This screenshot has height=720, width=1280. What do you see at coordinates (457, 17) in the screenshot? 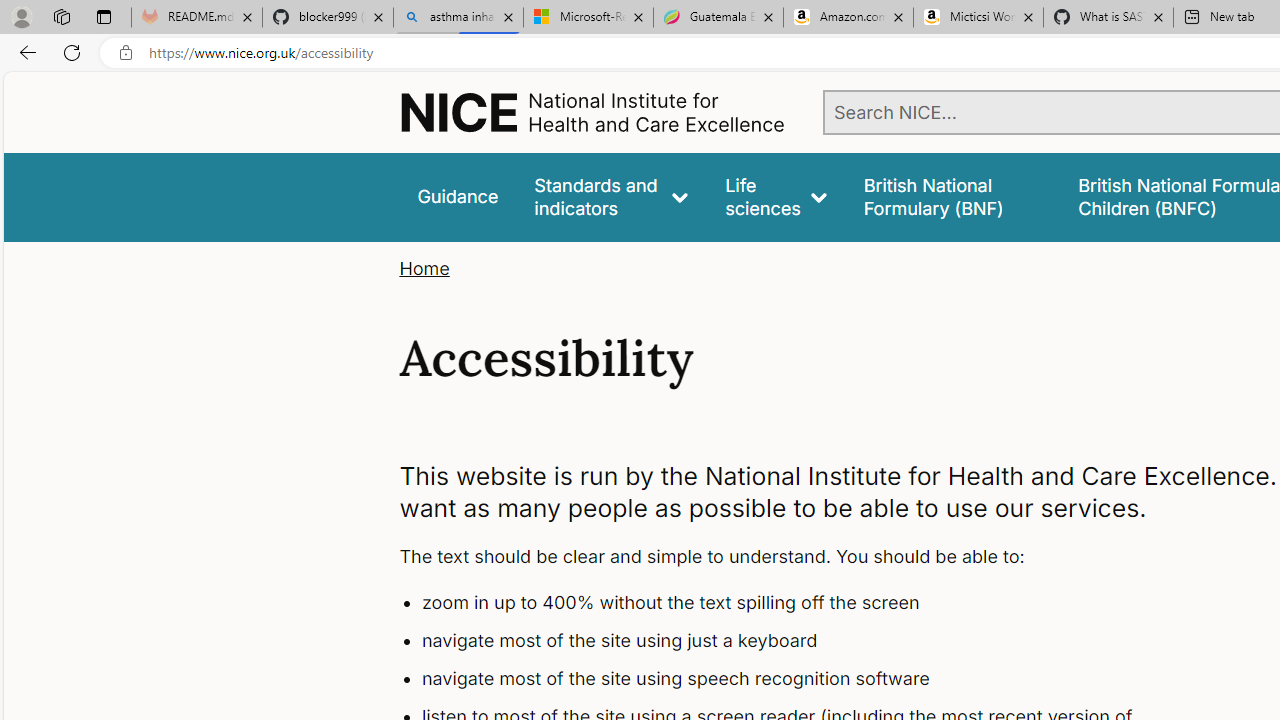
I see `'asthma inhaler - Search'` at bounding box center [457, 17].